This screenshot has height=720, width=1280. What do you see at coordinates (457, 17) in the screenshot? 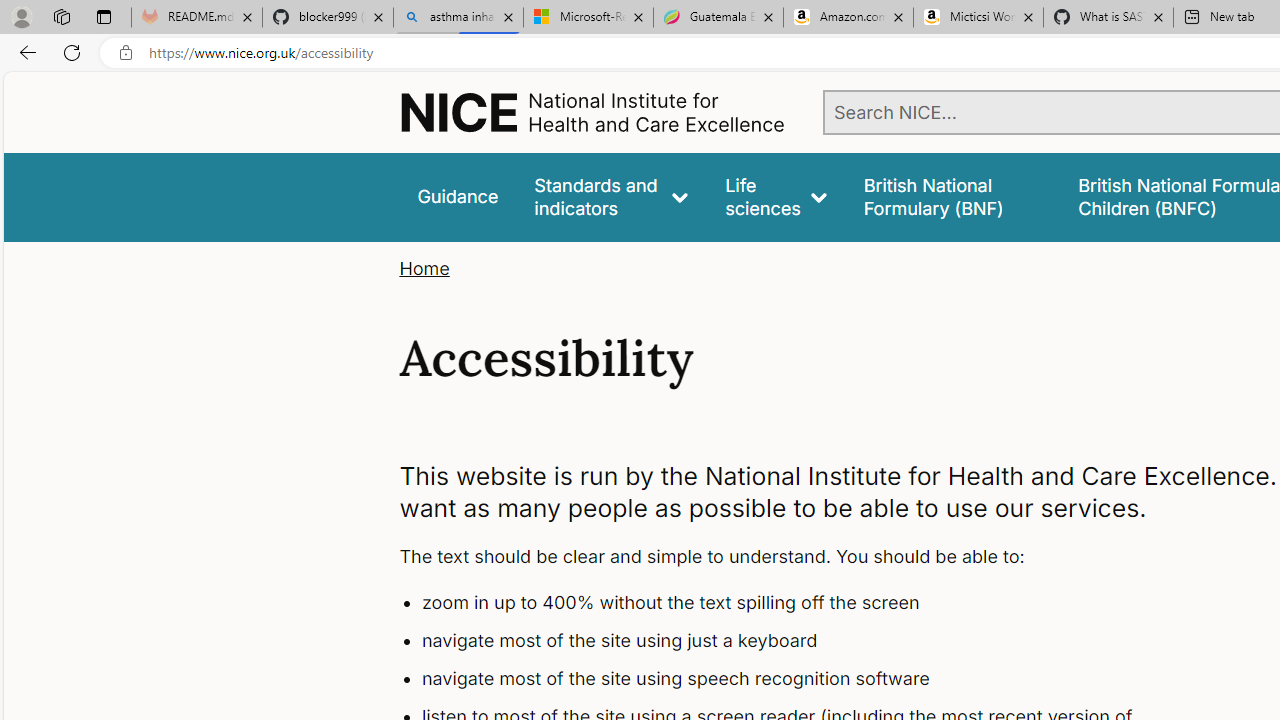
I see `'asthma inhaler - Search'` at bounding box center [457, 17].